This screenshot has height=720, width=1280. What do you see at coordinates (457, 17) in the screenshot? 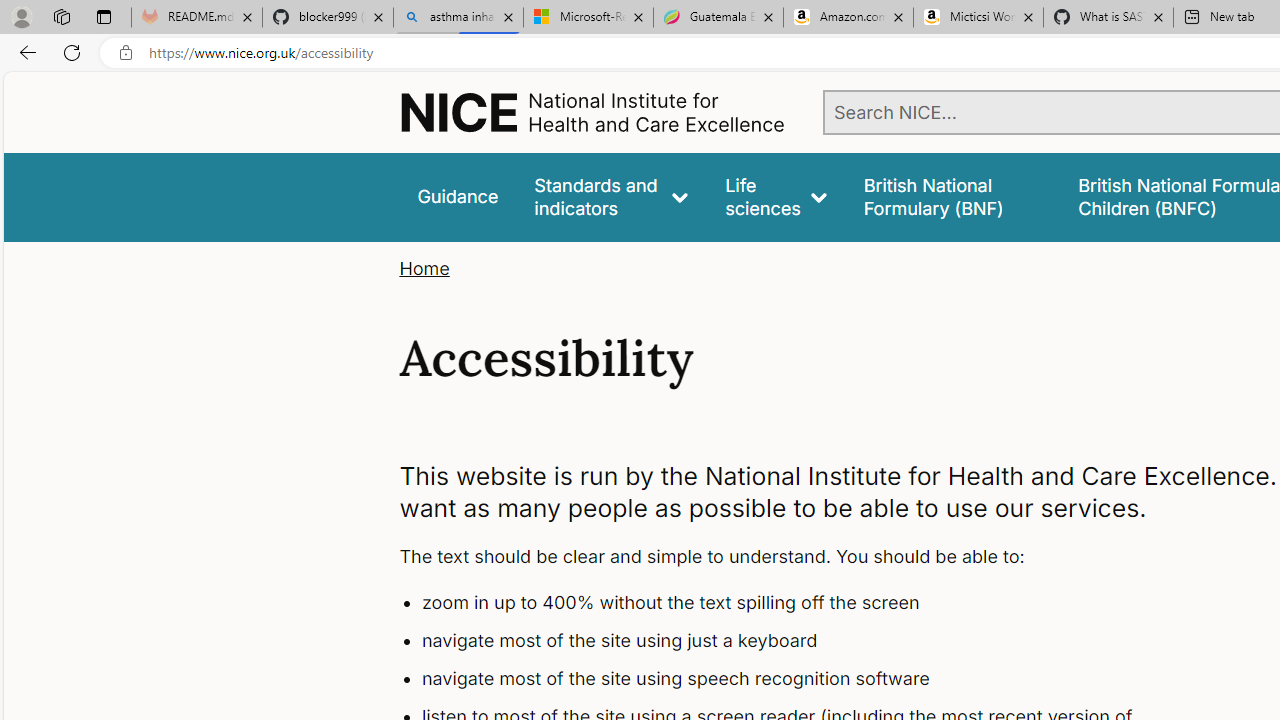
I see `'asthma inhaler - Search'` at bounding box center [457, 17].